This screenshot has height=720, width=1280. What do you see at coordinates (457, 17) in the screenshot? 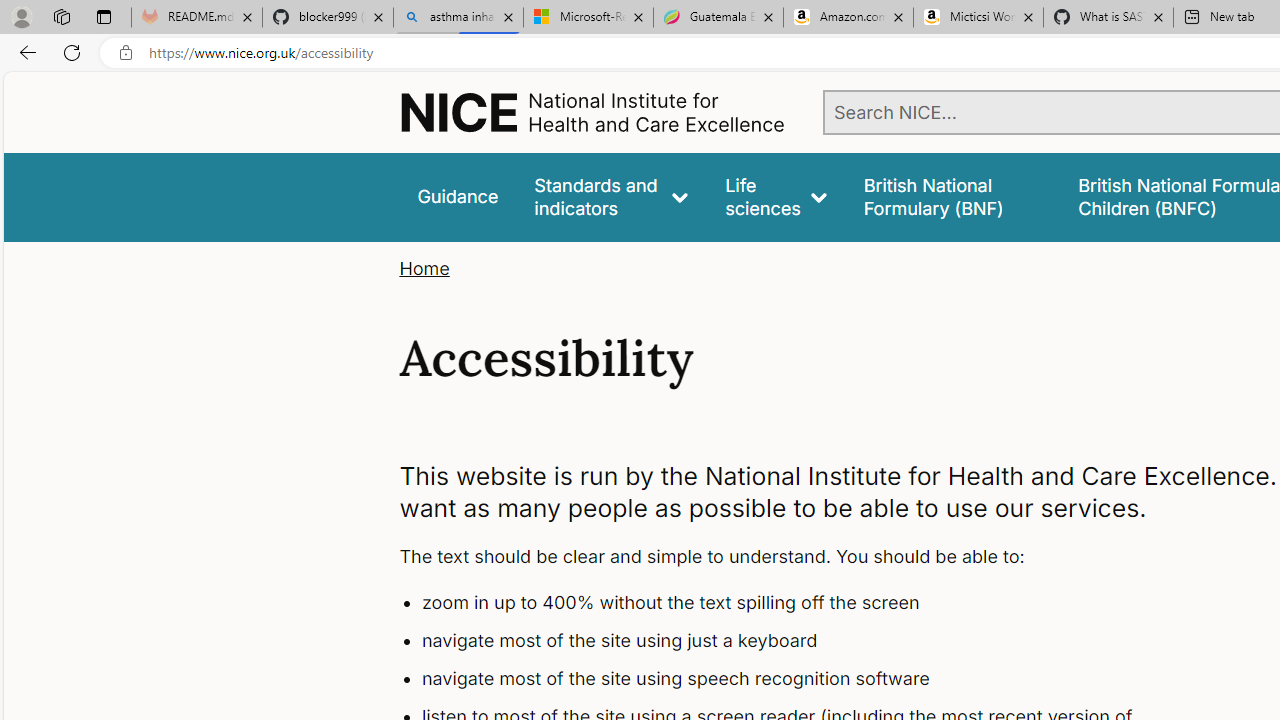
I see `'asthma inhaler - Search'` at bounding box center [457, 17].